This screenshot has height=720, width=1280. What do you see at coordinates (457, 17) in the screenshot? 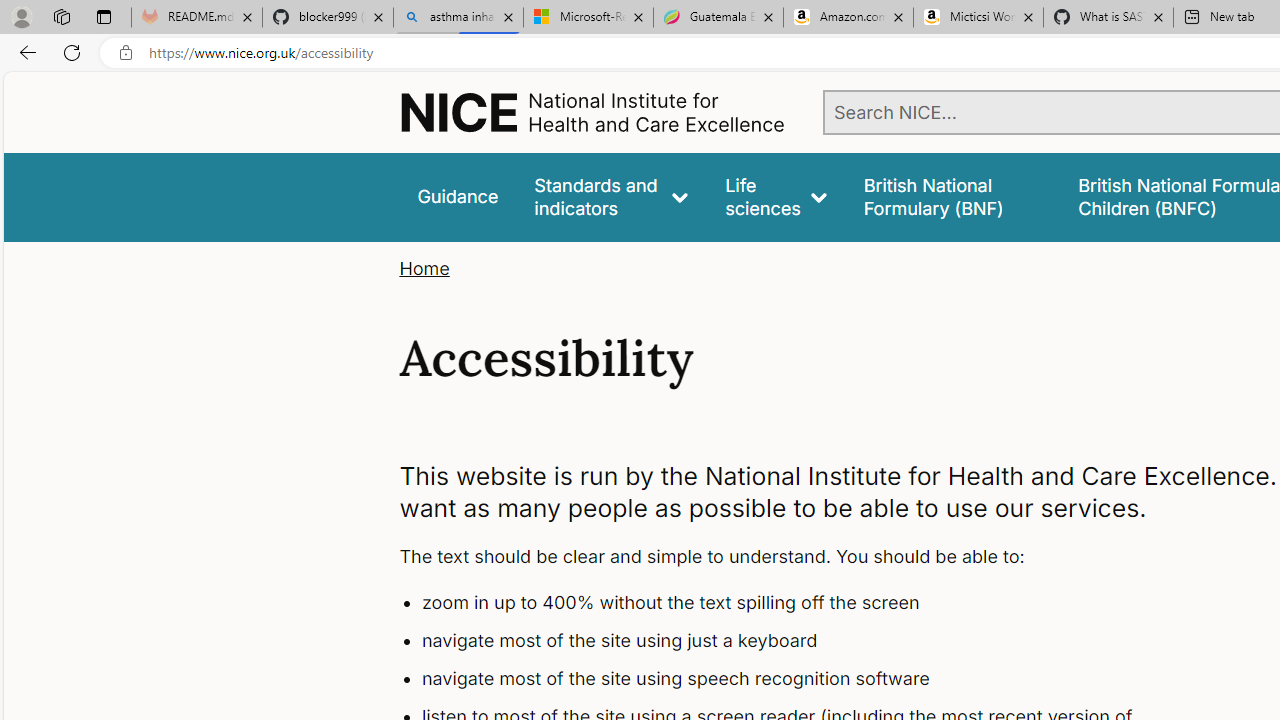
I see `'asthma inhaler - Search'` at bounding box center [457, 17].